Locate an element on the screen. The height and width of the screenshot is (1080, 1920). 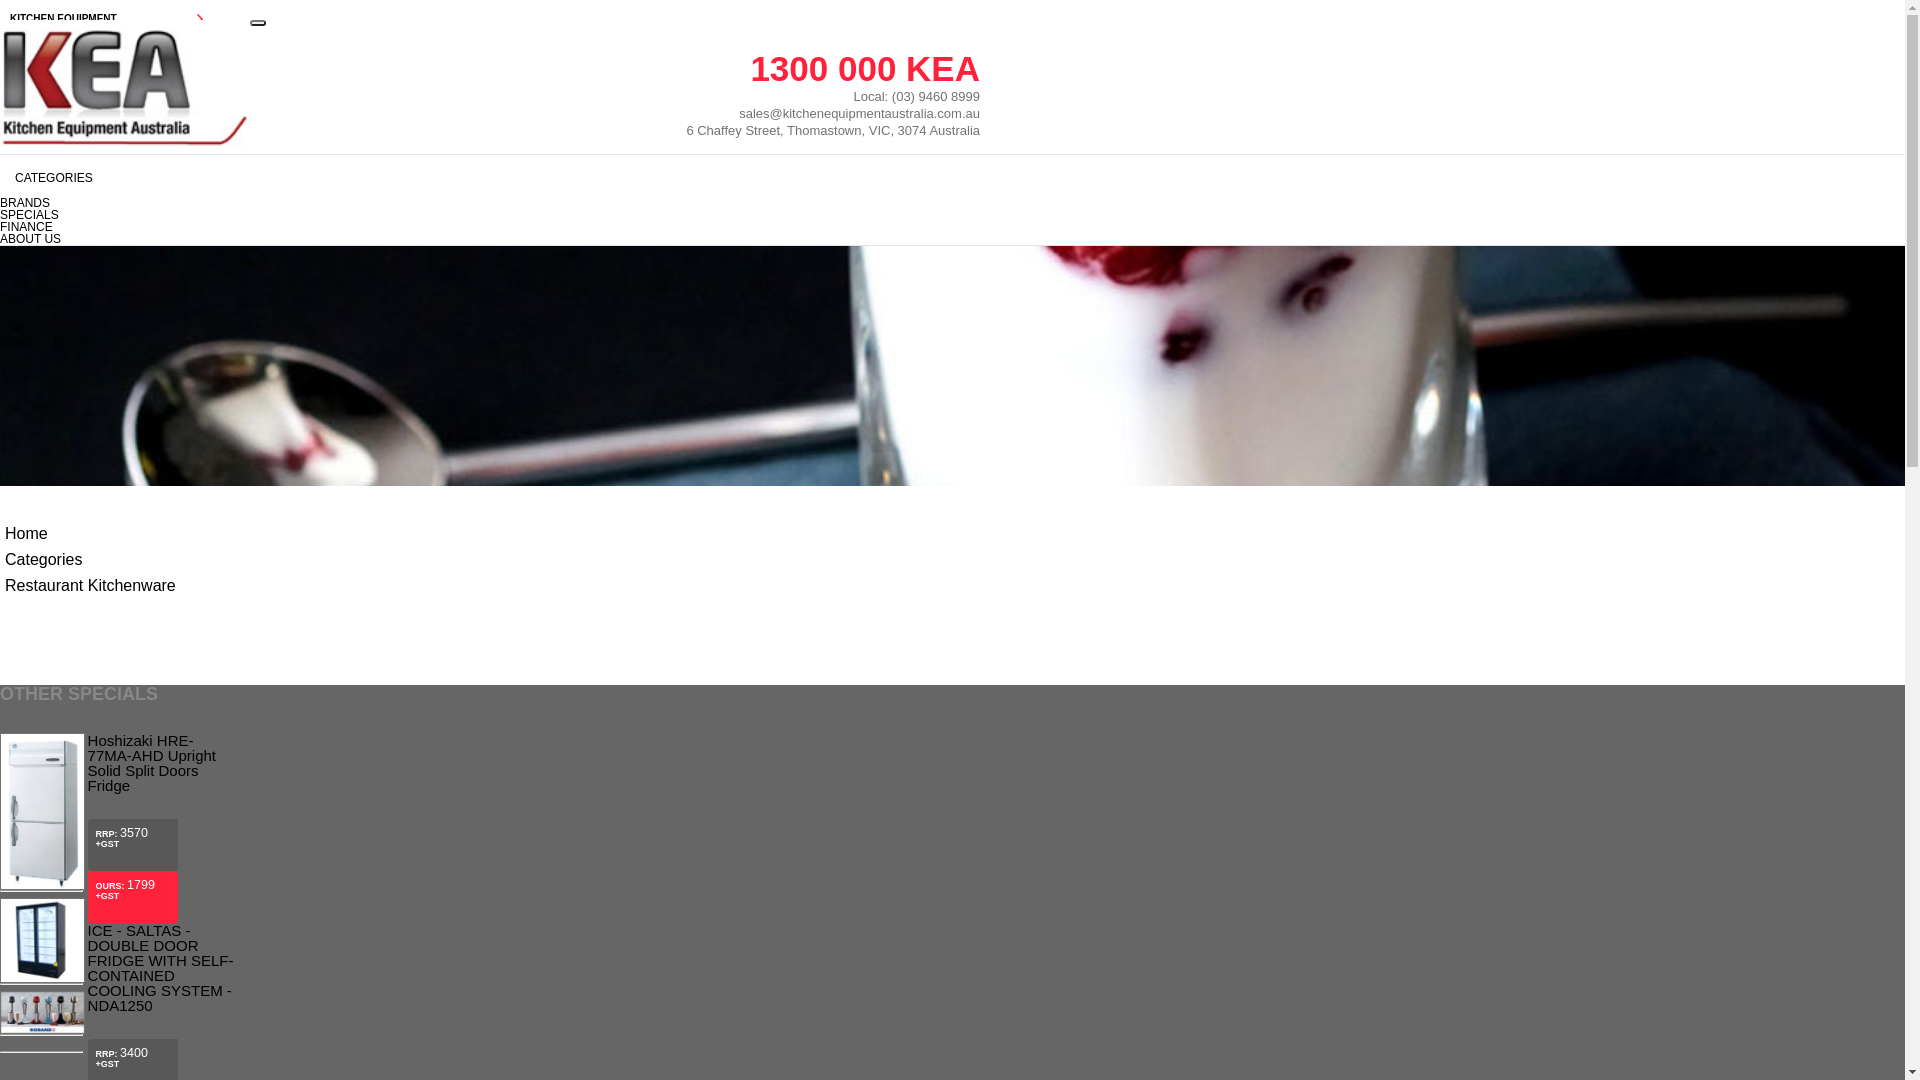
'FOOD VANS TRAILERS AND COFFEE VANS' is located at coordinates (0, 326).